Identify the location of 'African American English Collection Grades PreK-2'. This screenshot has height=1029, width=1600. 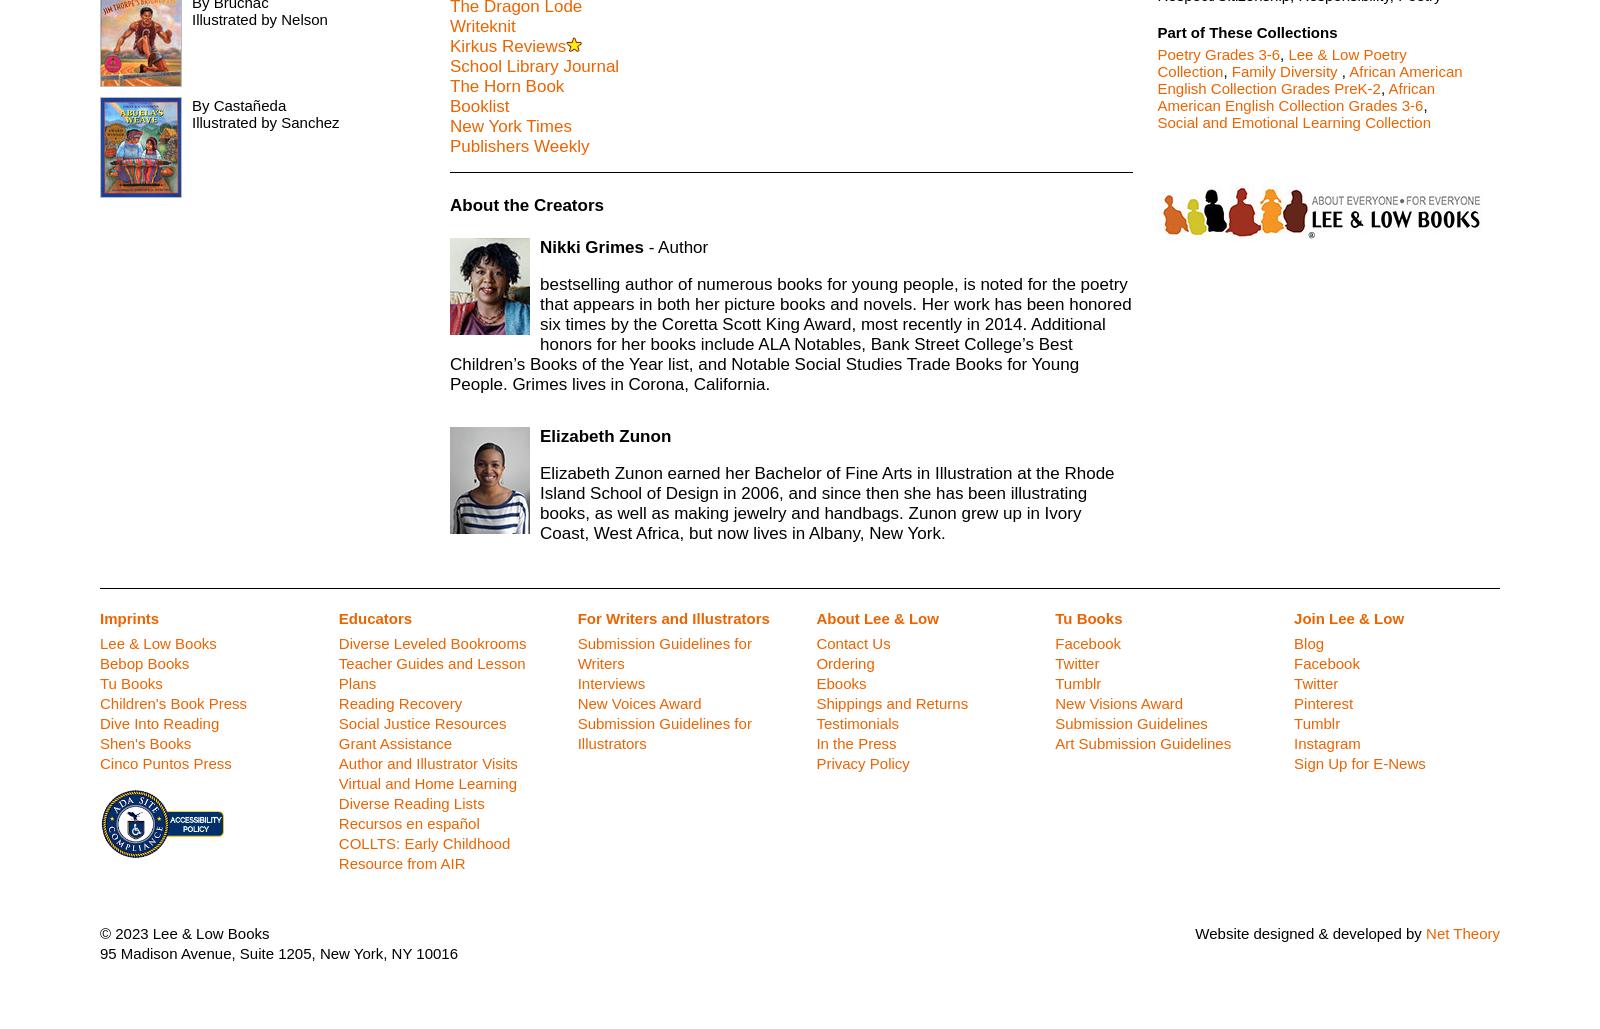
(1308, 78).